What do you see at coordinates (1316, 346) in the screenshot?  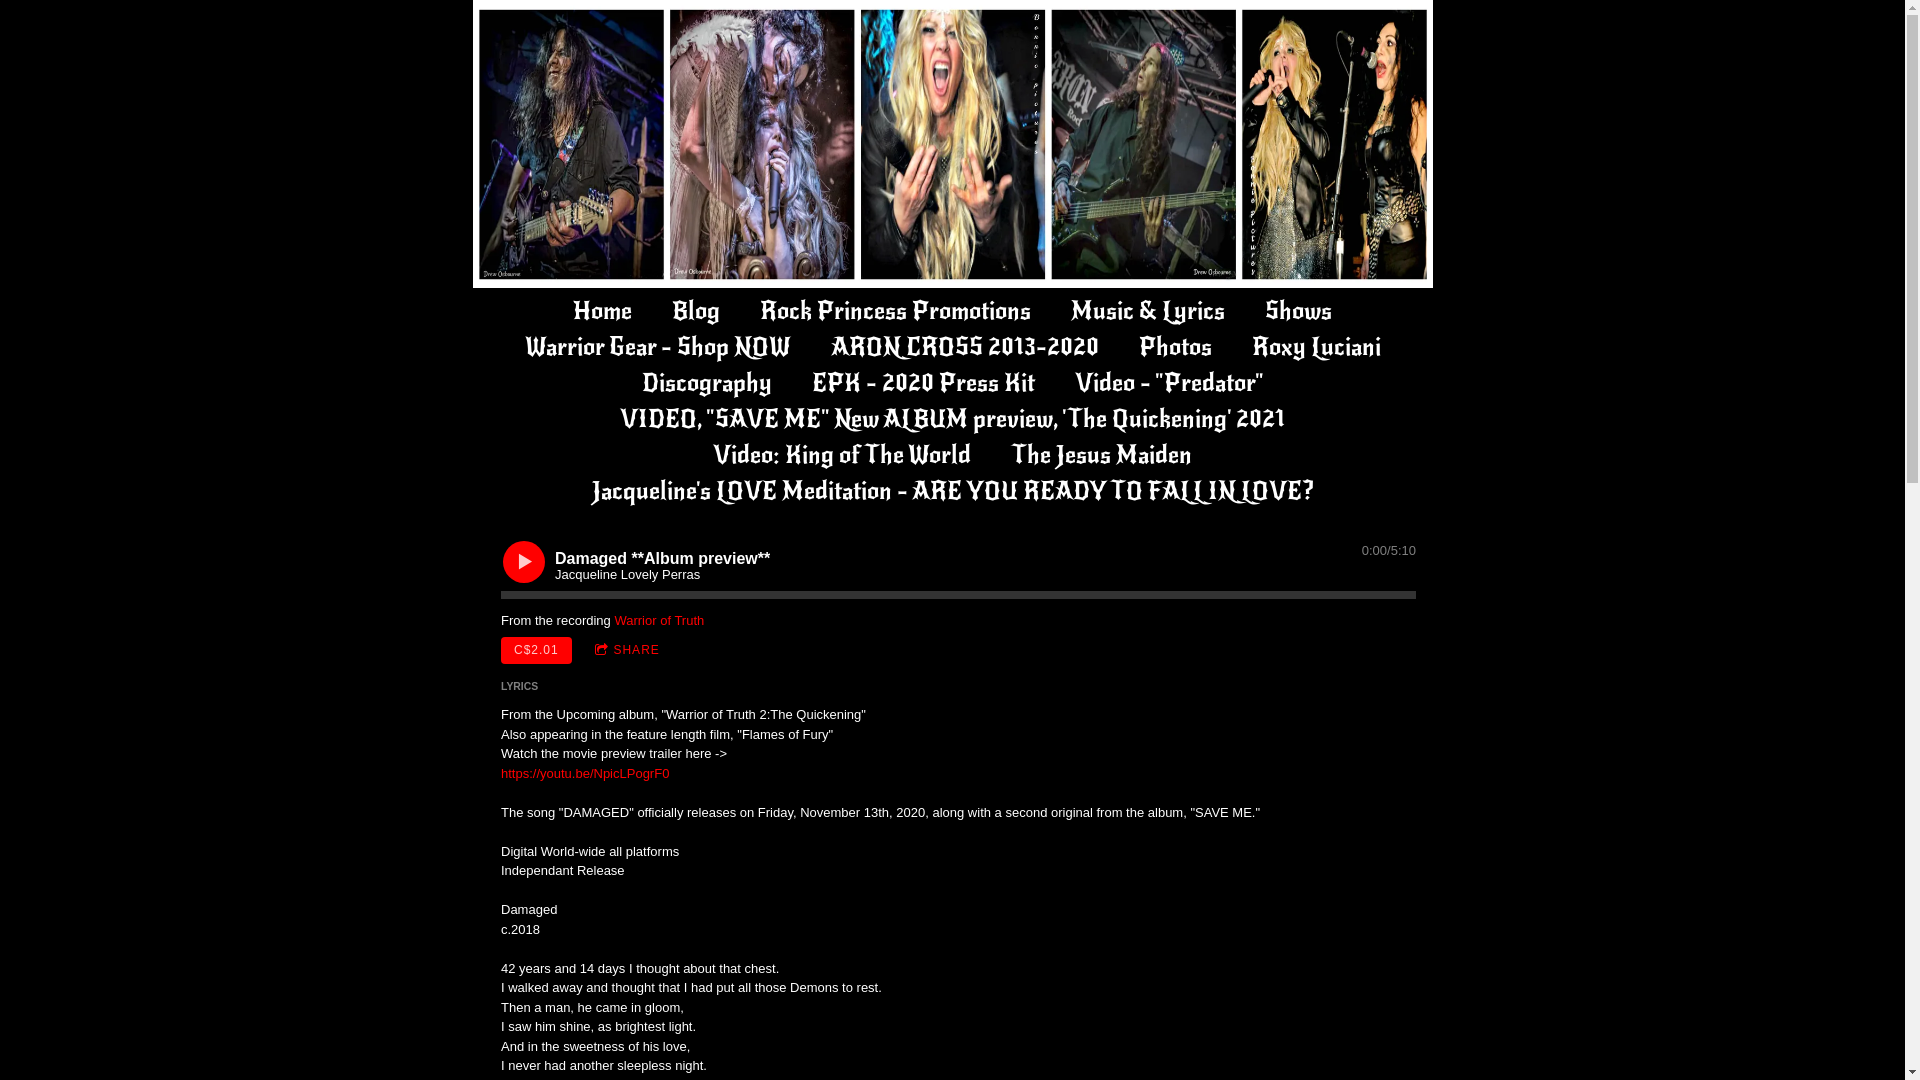 I see `'Roxy Luciani'` at bounding box center [1316, 346].